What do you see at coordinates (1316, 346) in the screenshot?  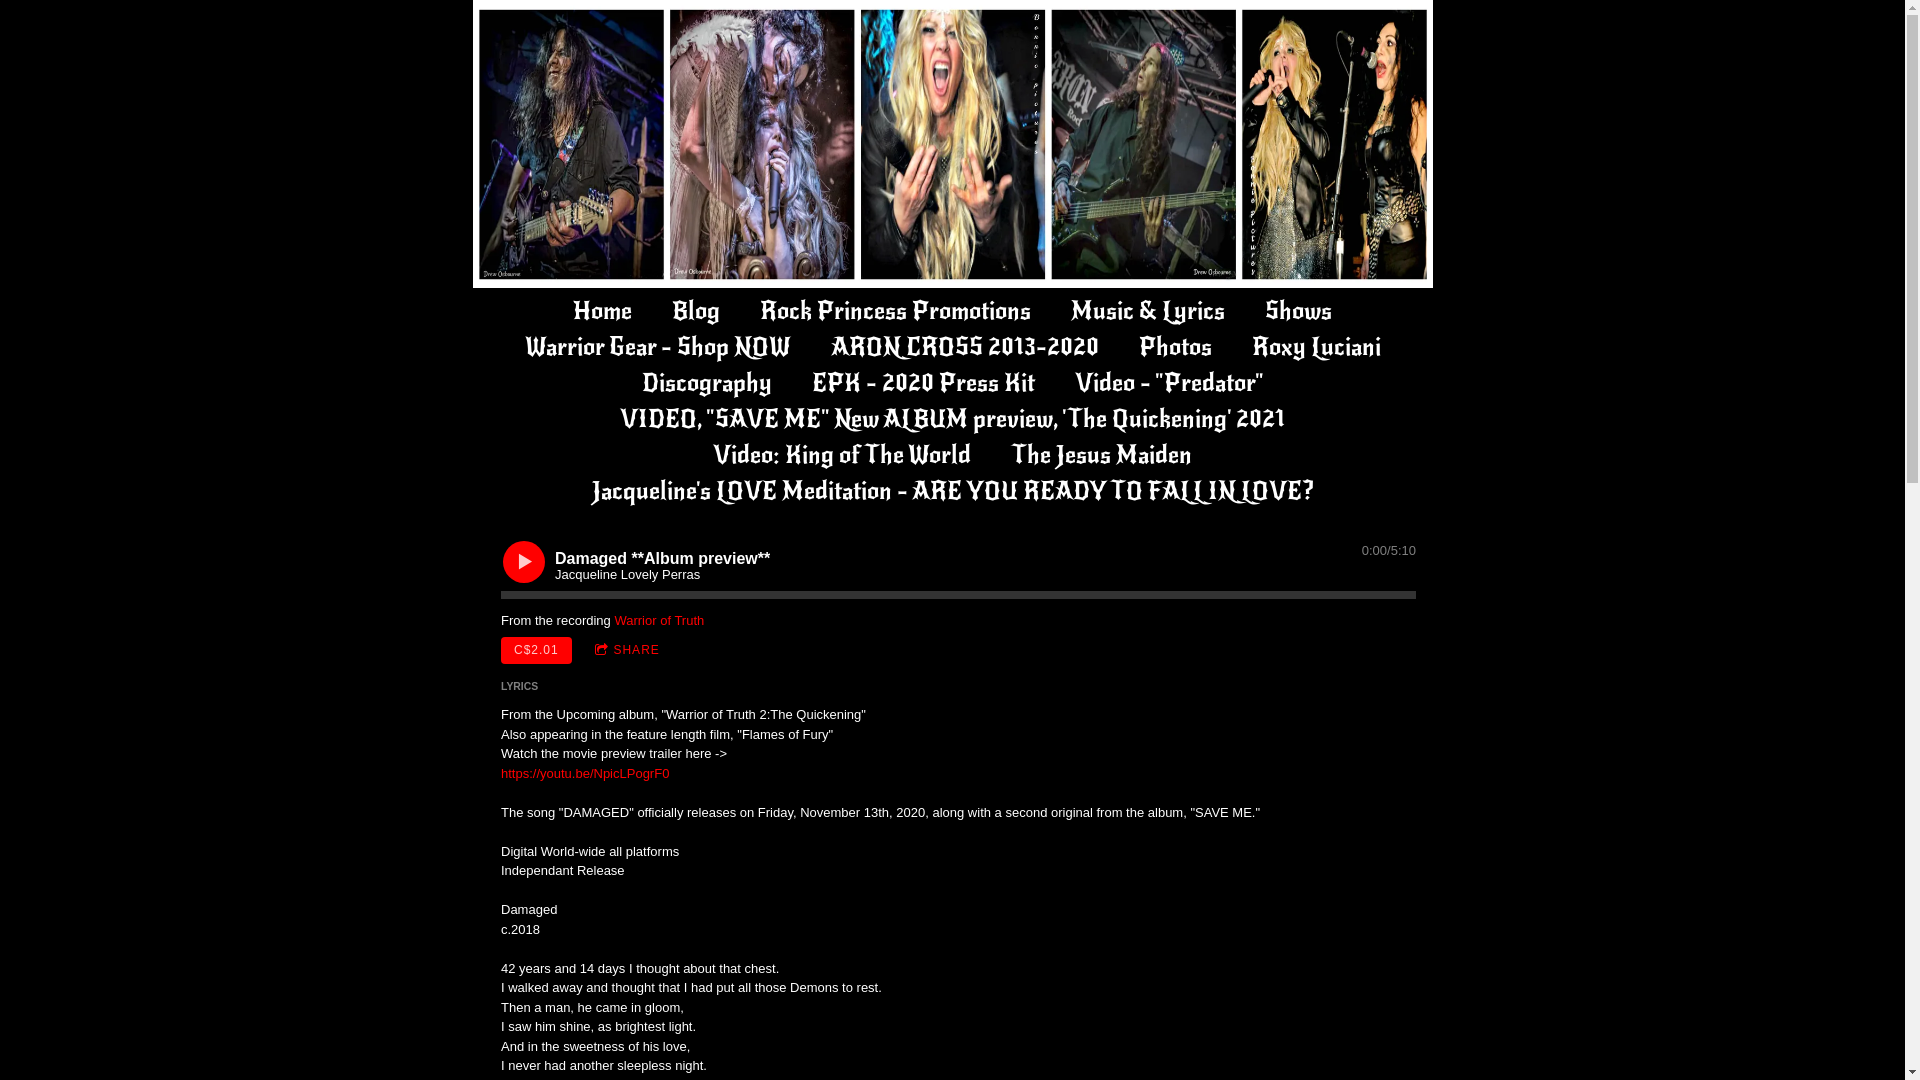 I see `'Roxy Luciani'` at bounding box center [1316, 346].